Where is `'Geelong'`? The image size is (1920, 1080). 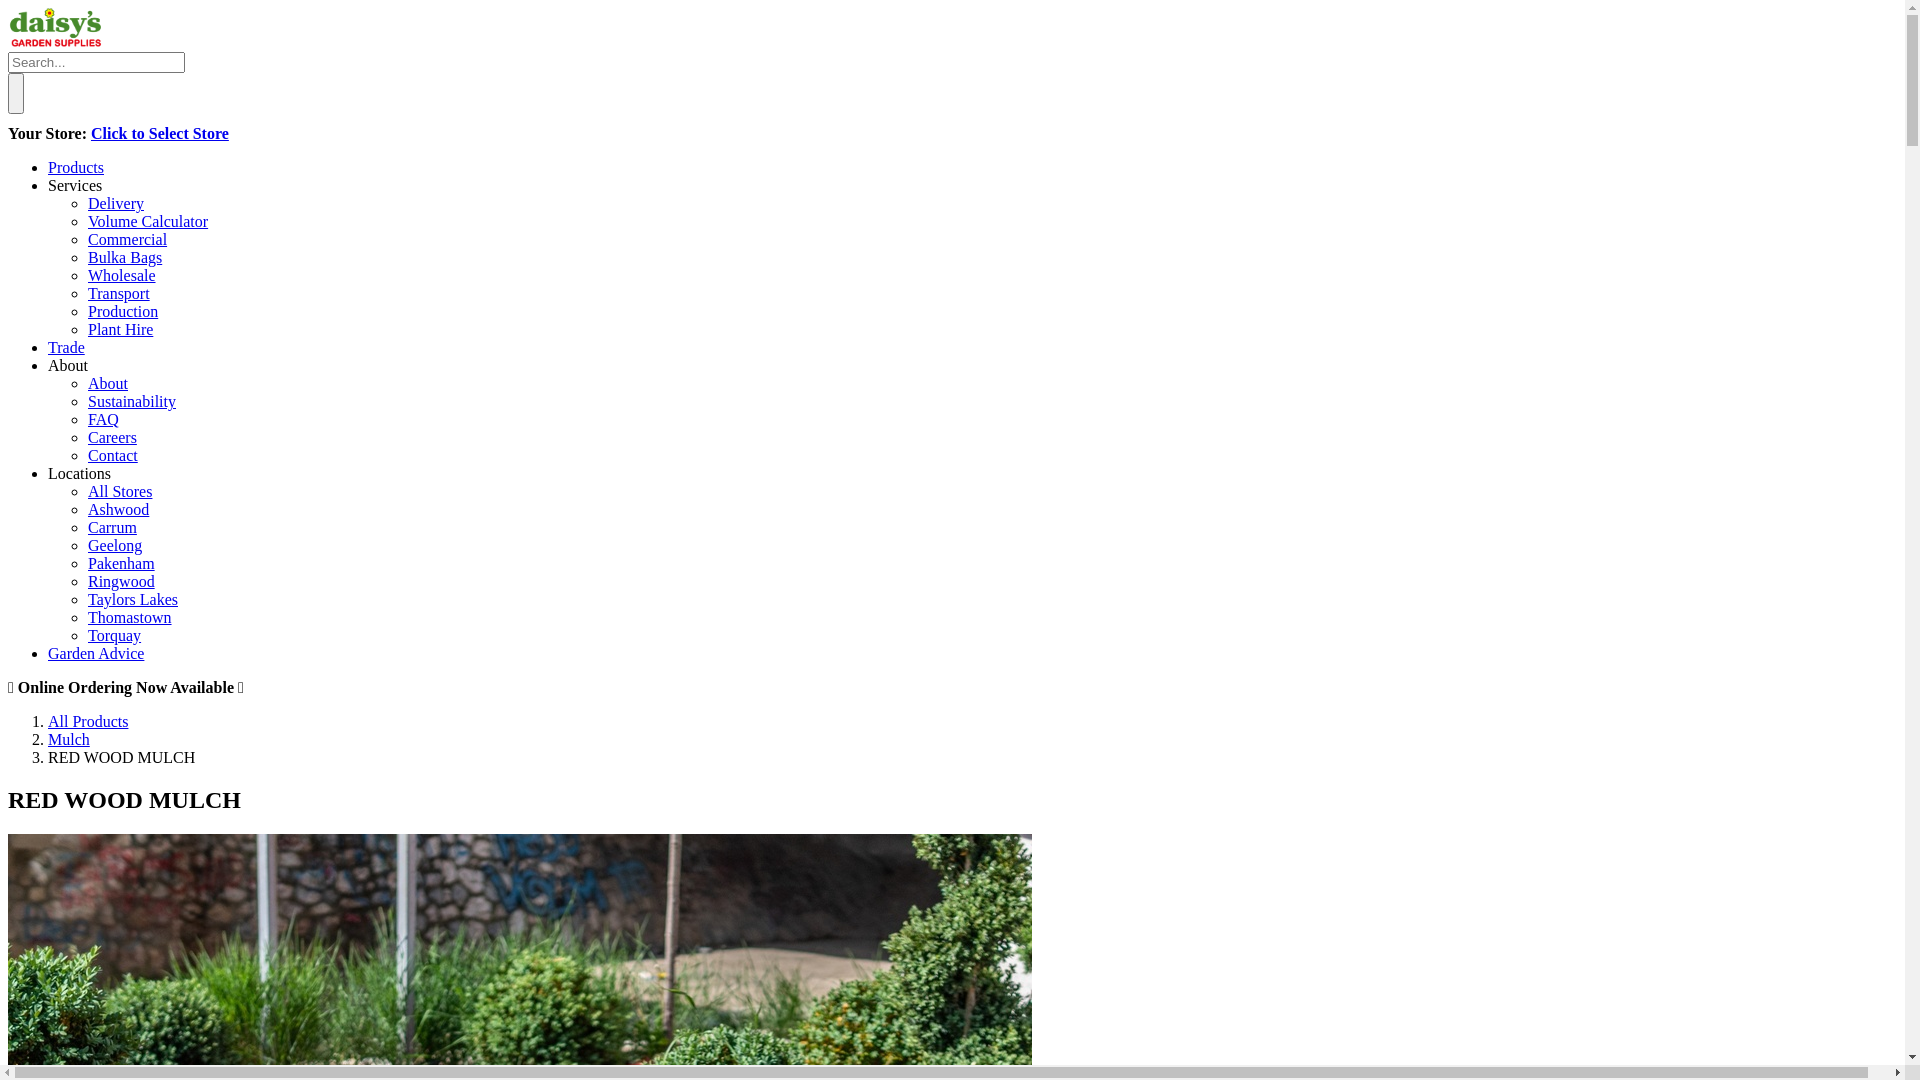
'Geelong' is located at coordinates (114, 545).